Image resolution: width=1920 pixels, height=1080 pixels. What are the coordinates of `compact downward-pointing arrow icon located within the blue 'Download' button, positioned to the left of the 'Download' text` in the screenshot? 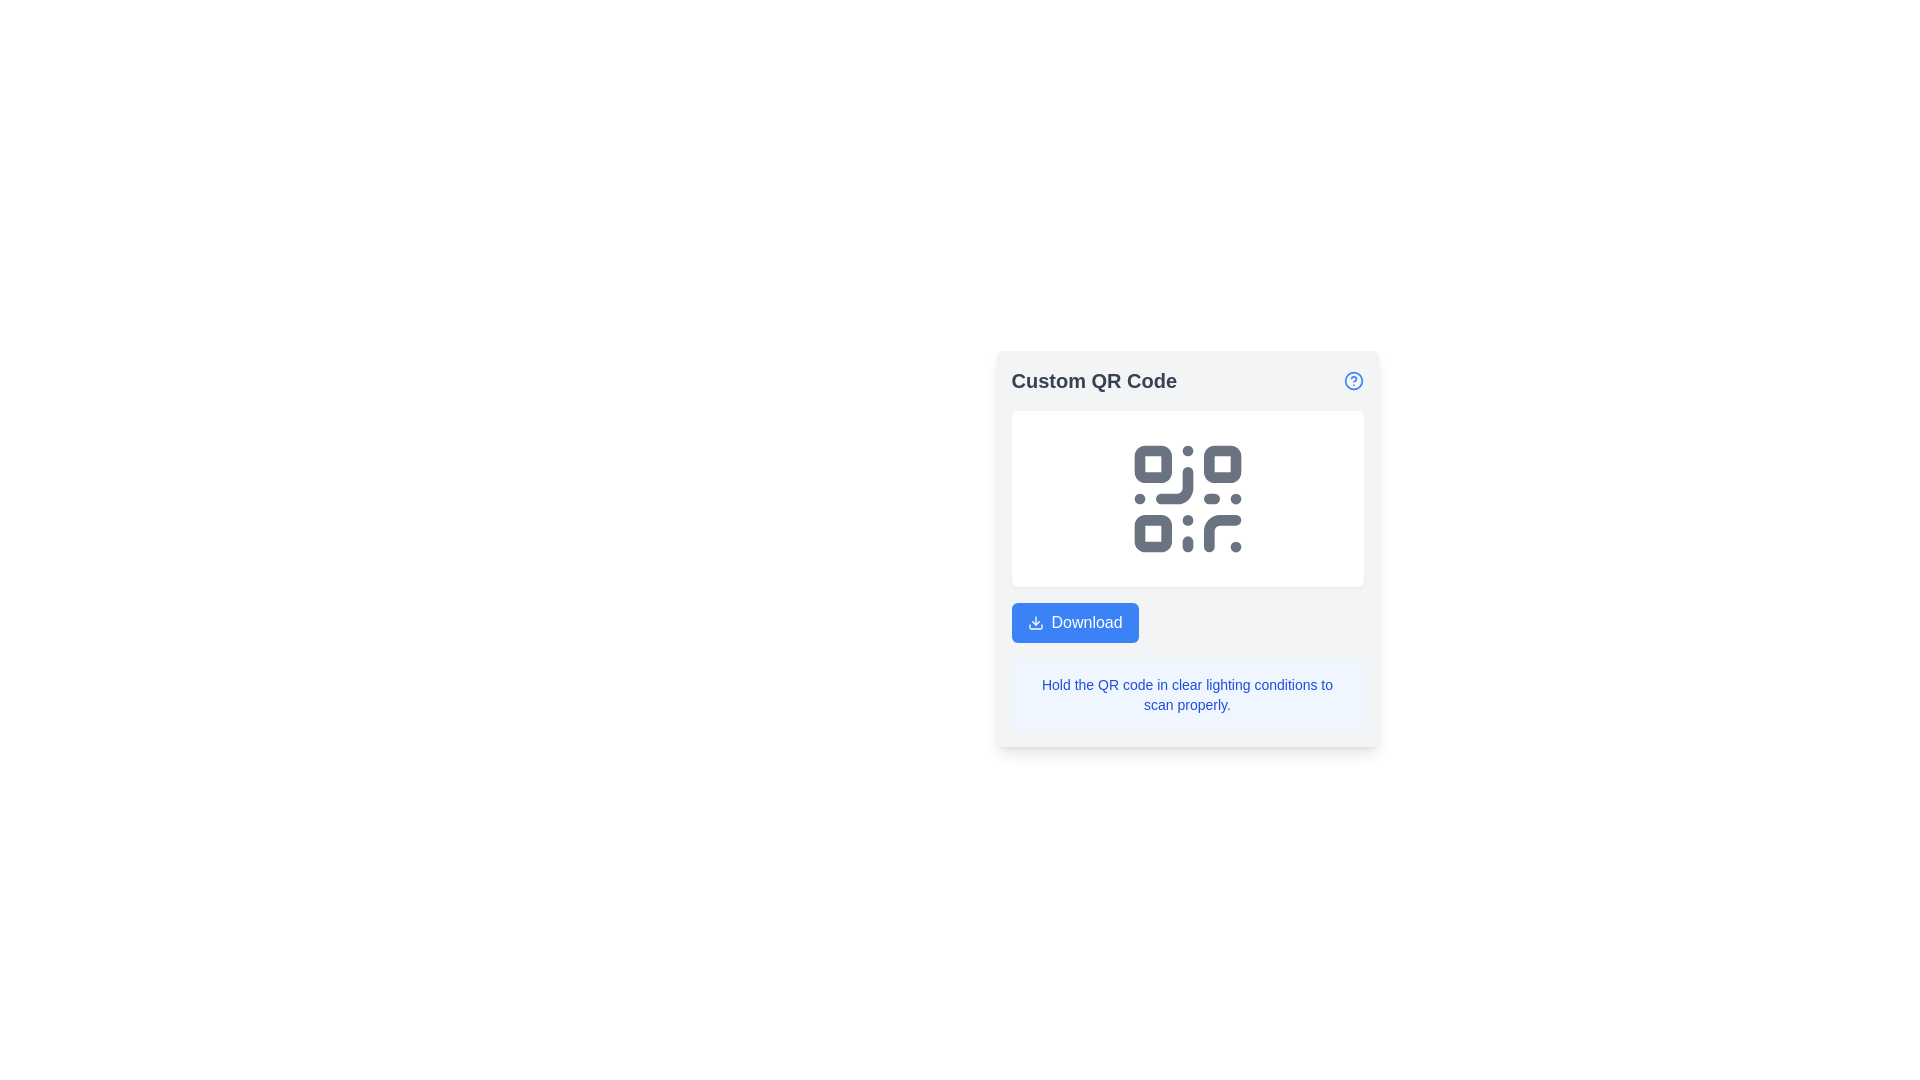 It's located at (1035, 622).